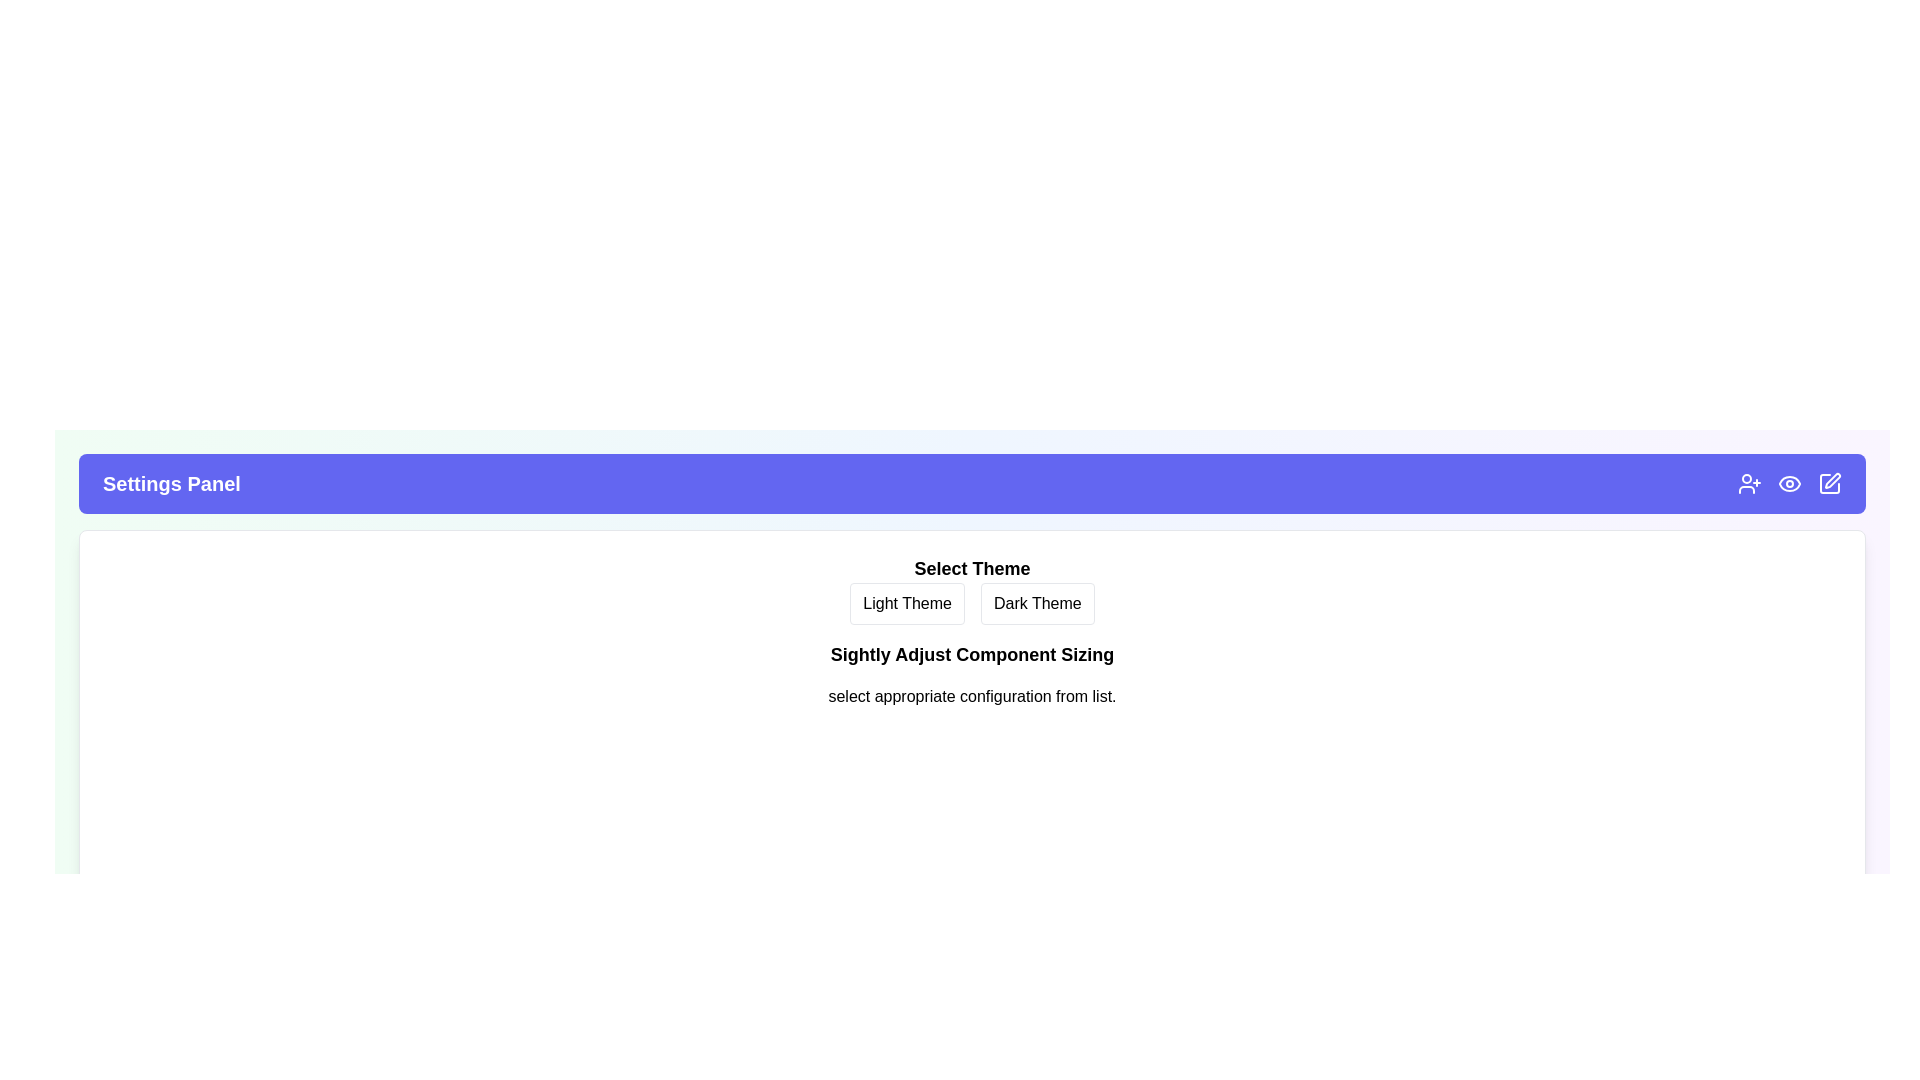  I want to click on the second icon representing 'view' or 'visibility', which is an eye symbol located between a user plus icon and a pencil icon, so click(1790, 483).